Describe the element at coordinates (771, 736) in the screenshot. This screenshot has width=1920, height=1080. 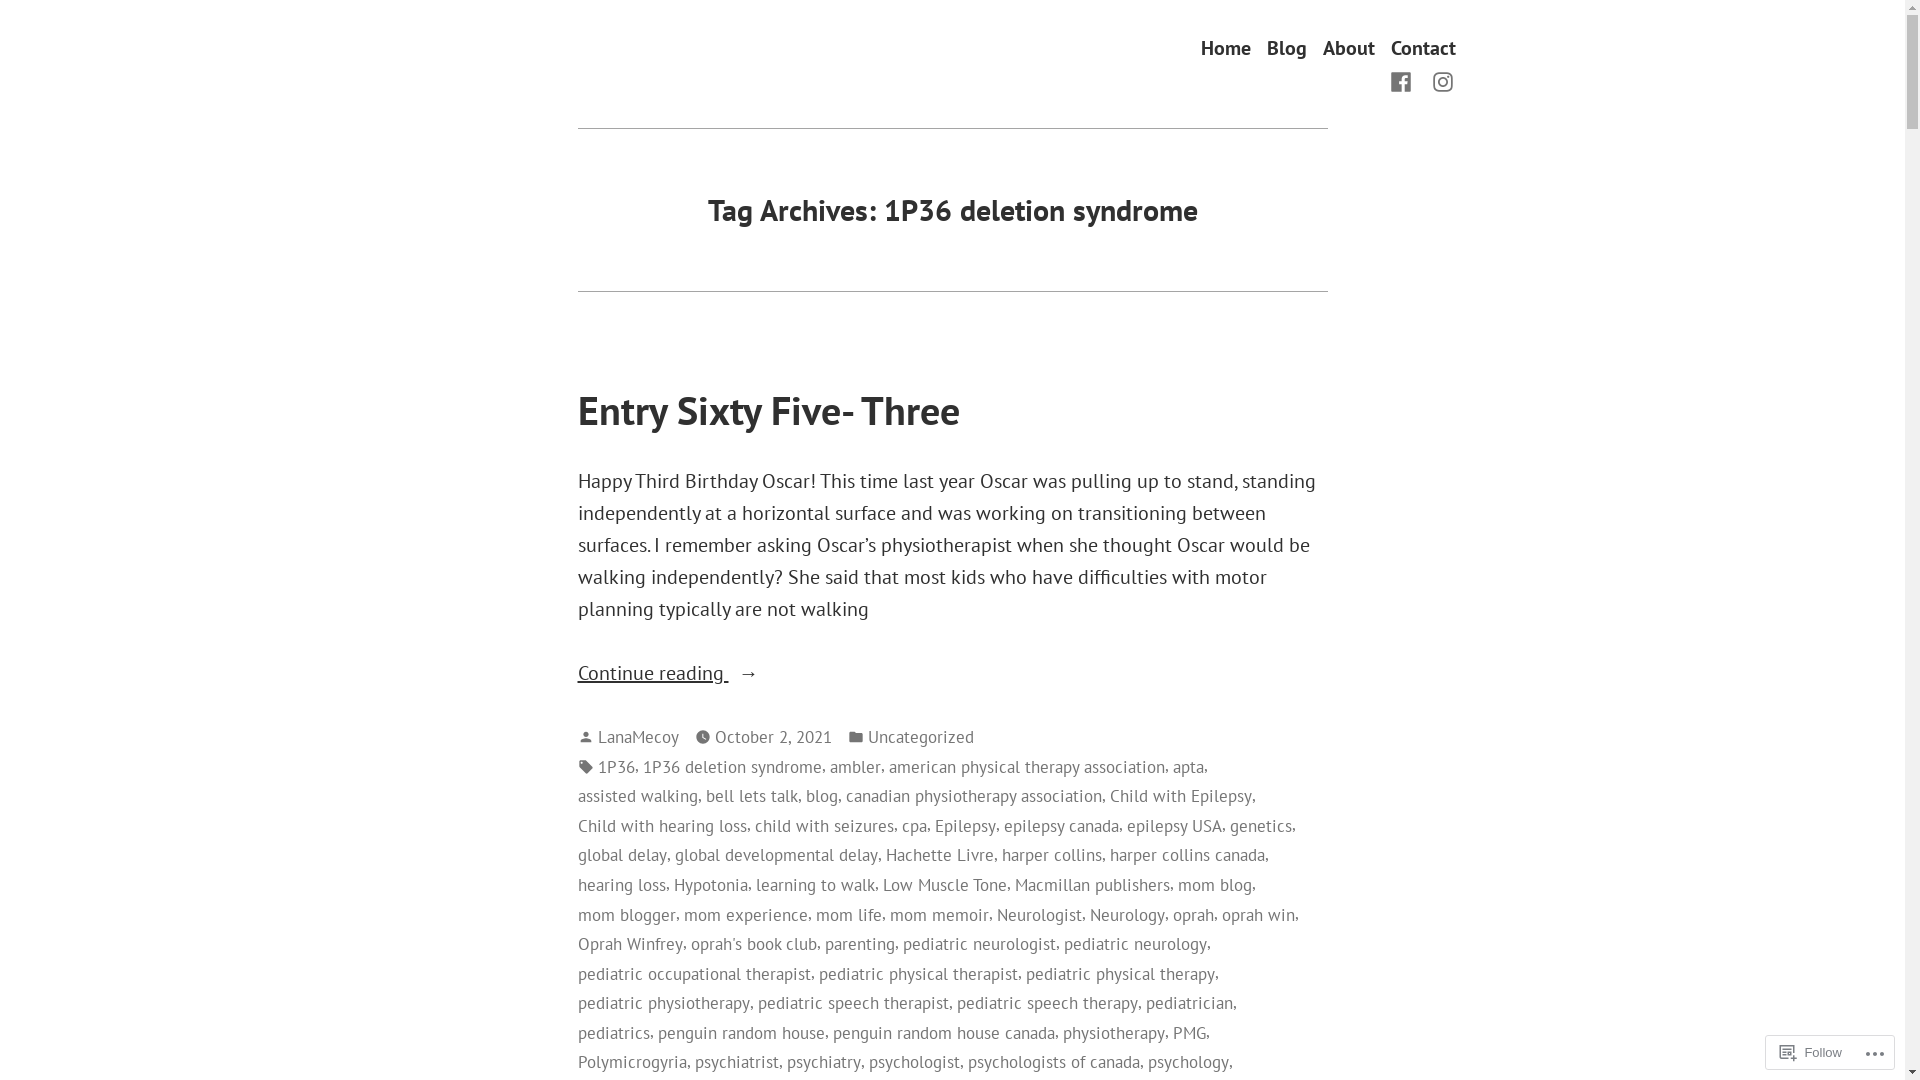
I see `'October 2, 2021'` at that location.